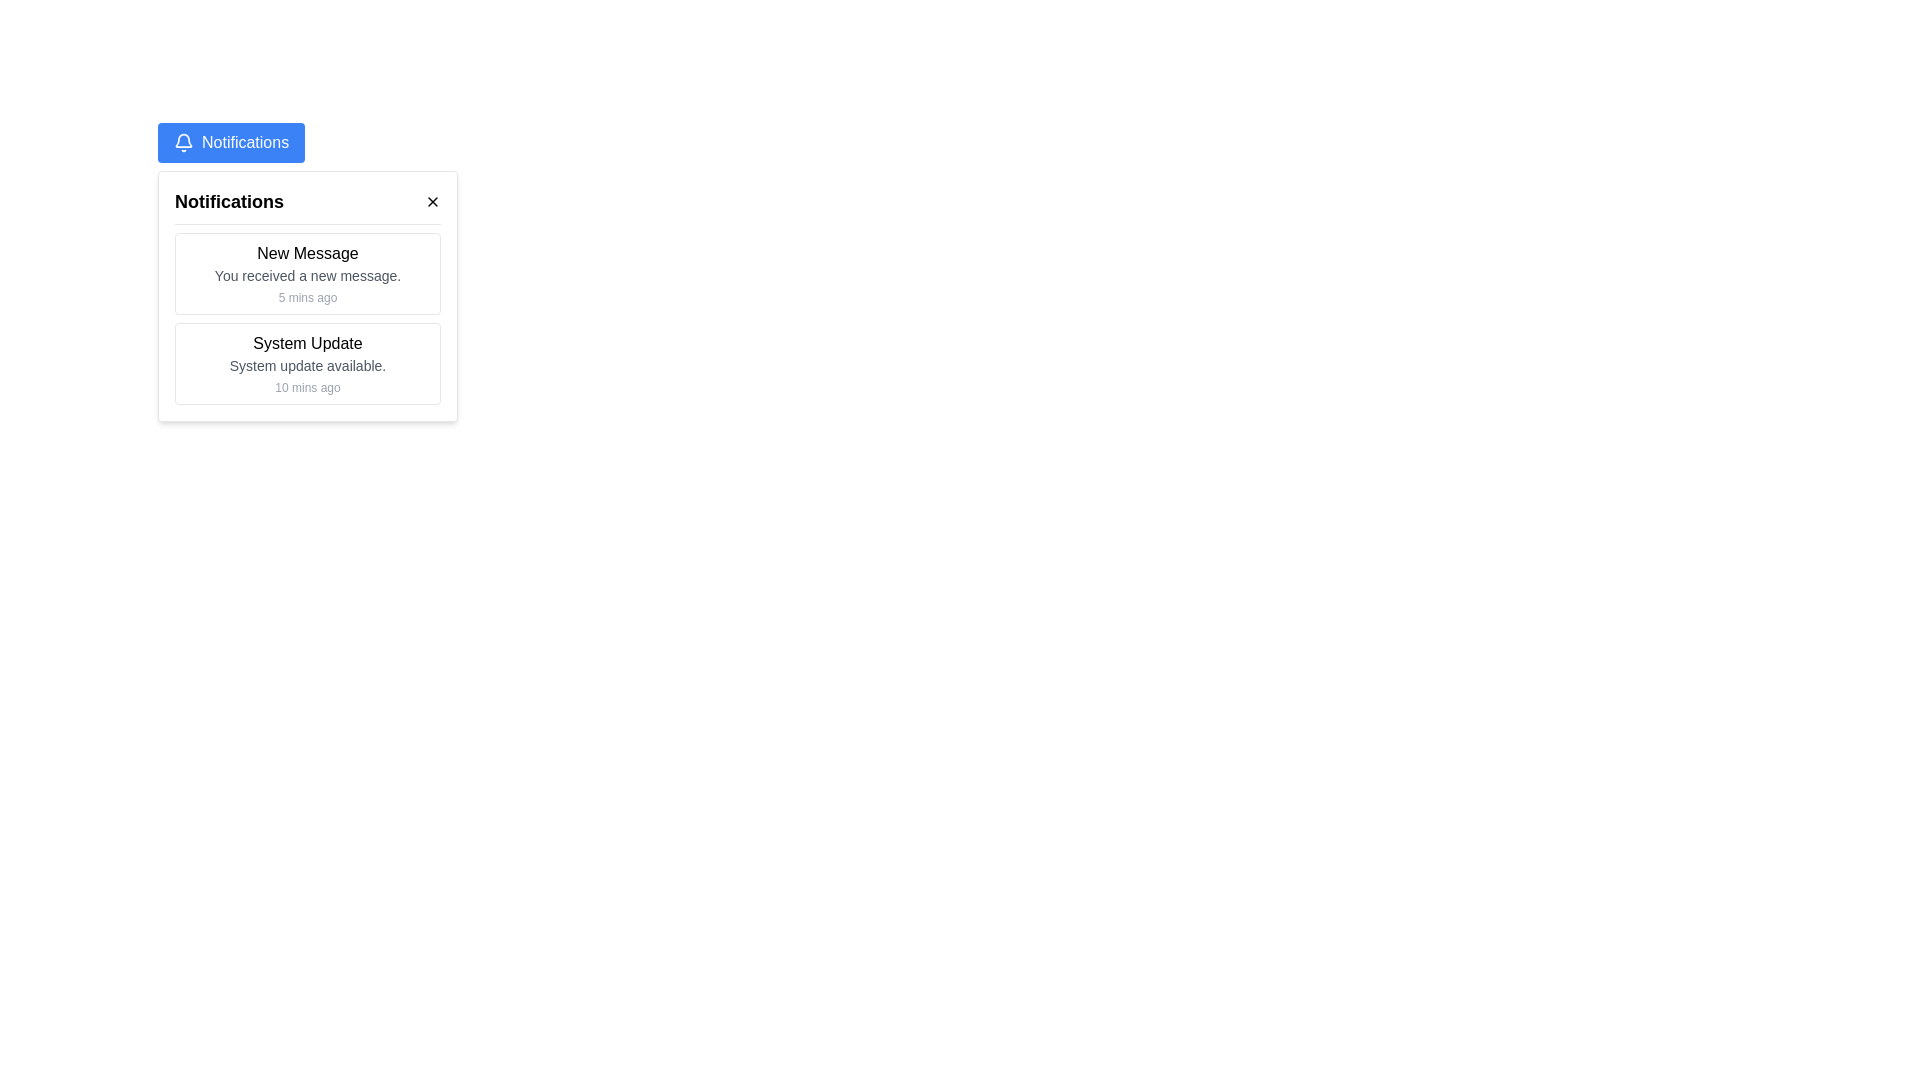 The width and height of the screenshot is (1920, 1080). I want to click on the timestamp text element located beneath the 'System update available.' message within the 'System Update' notification item, so click(306, 388).